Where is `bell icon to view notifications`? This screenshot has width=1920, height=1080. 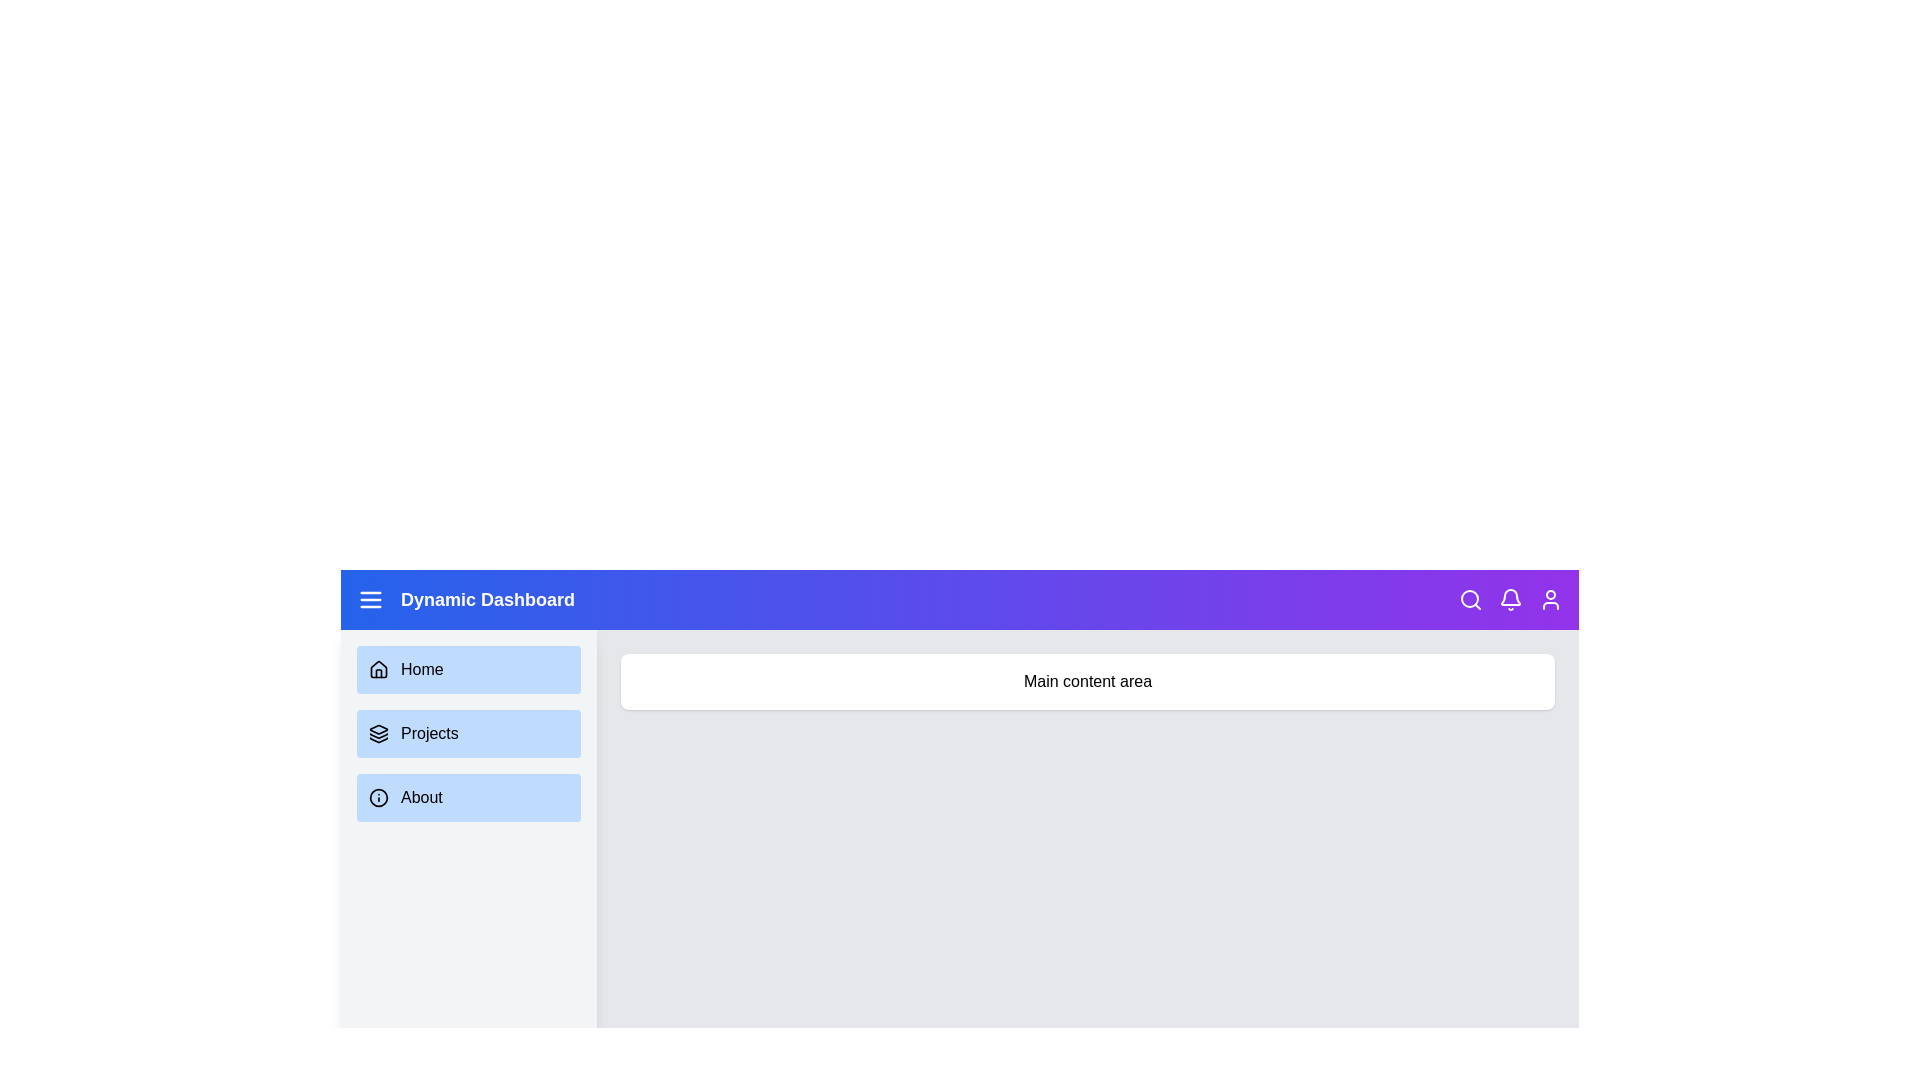 bell icon to view notifications is located at coordinates (1511, 599).